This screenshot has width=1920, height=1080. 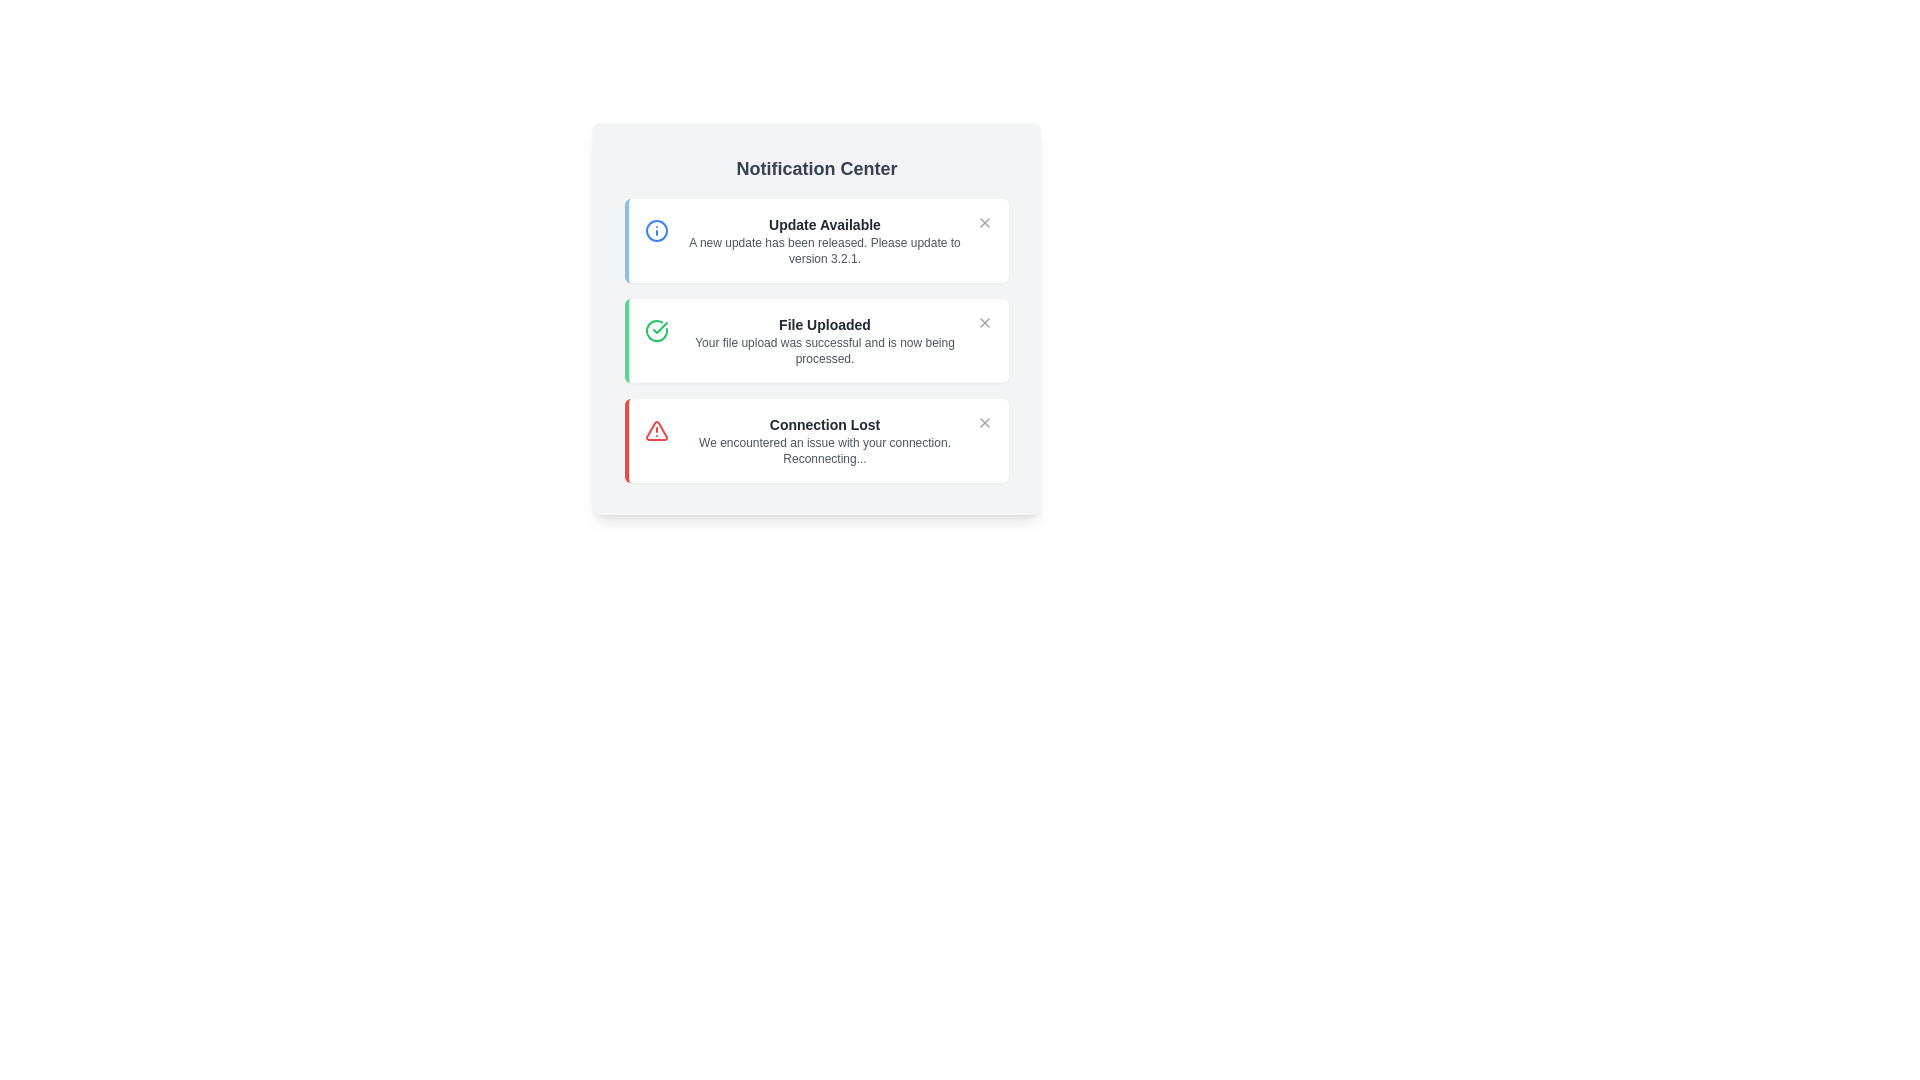 I want to click on the checkmark icon indicating a successful file upload located in the second notification of the Notification Center, so click(x=660, y=326).